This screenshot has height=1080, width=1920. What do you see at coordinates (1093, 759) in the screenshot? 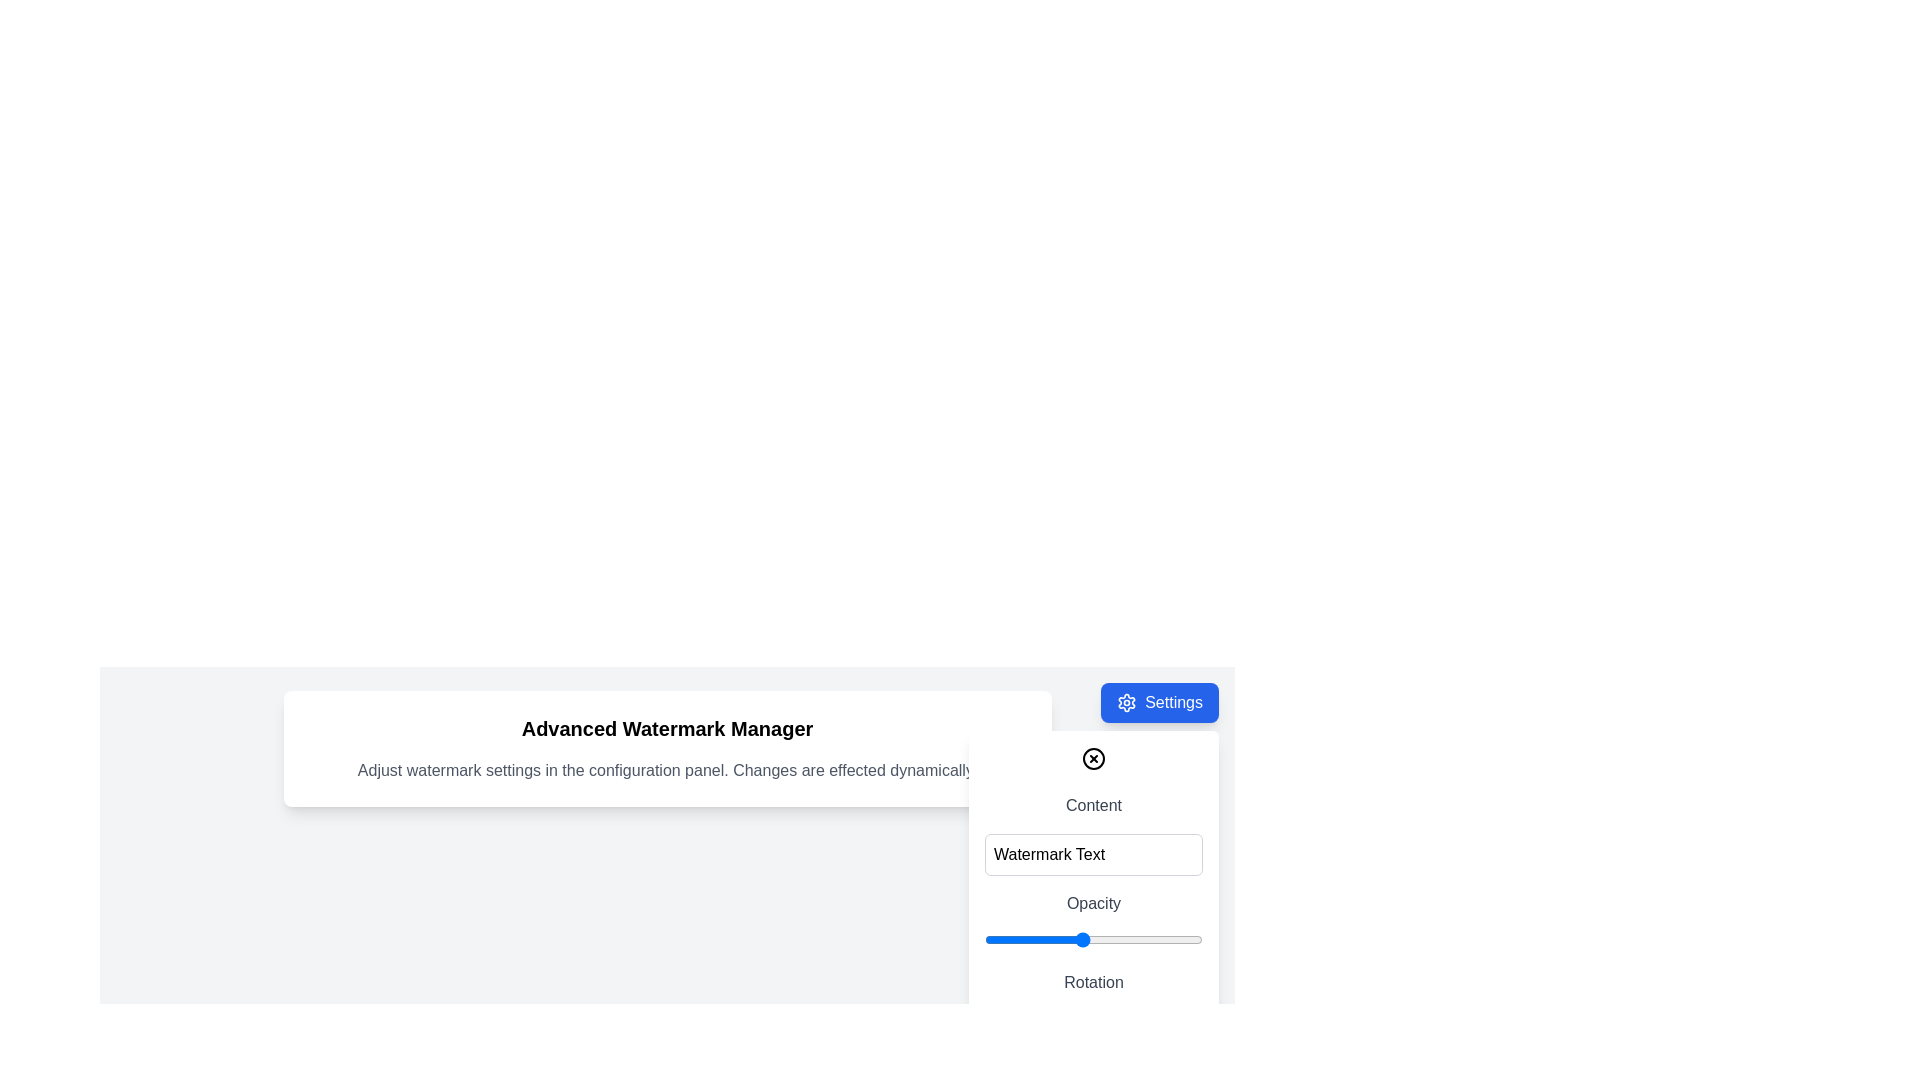
I see `the circular close button with an 'X' symbol located in the top-right corner of the settings panel` at bounding box center [1093, 759].